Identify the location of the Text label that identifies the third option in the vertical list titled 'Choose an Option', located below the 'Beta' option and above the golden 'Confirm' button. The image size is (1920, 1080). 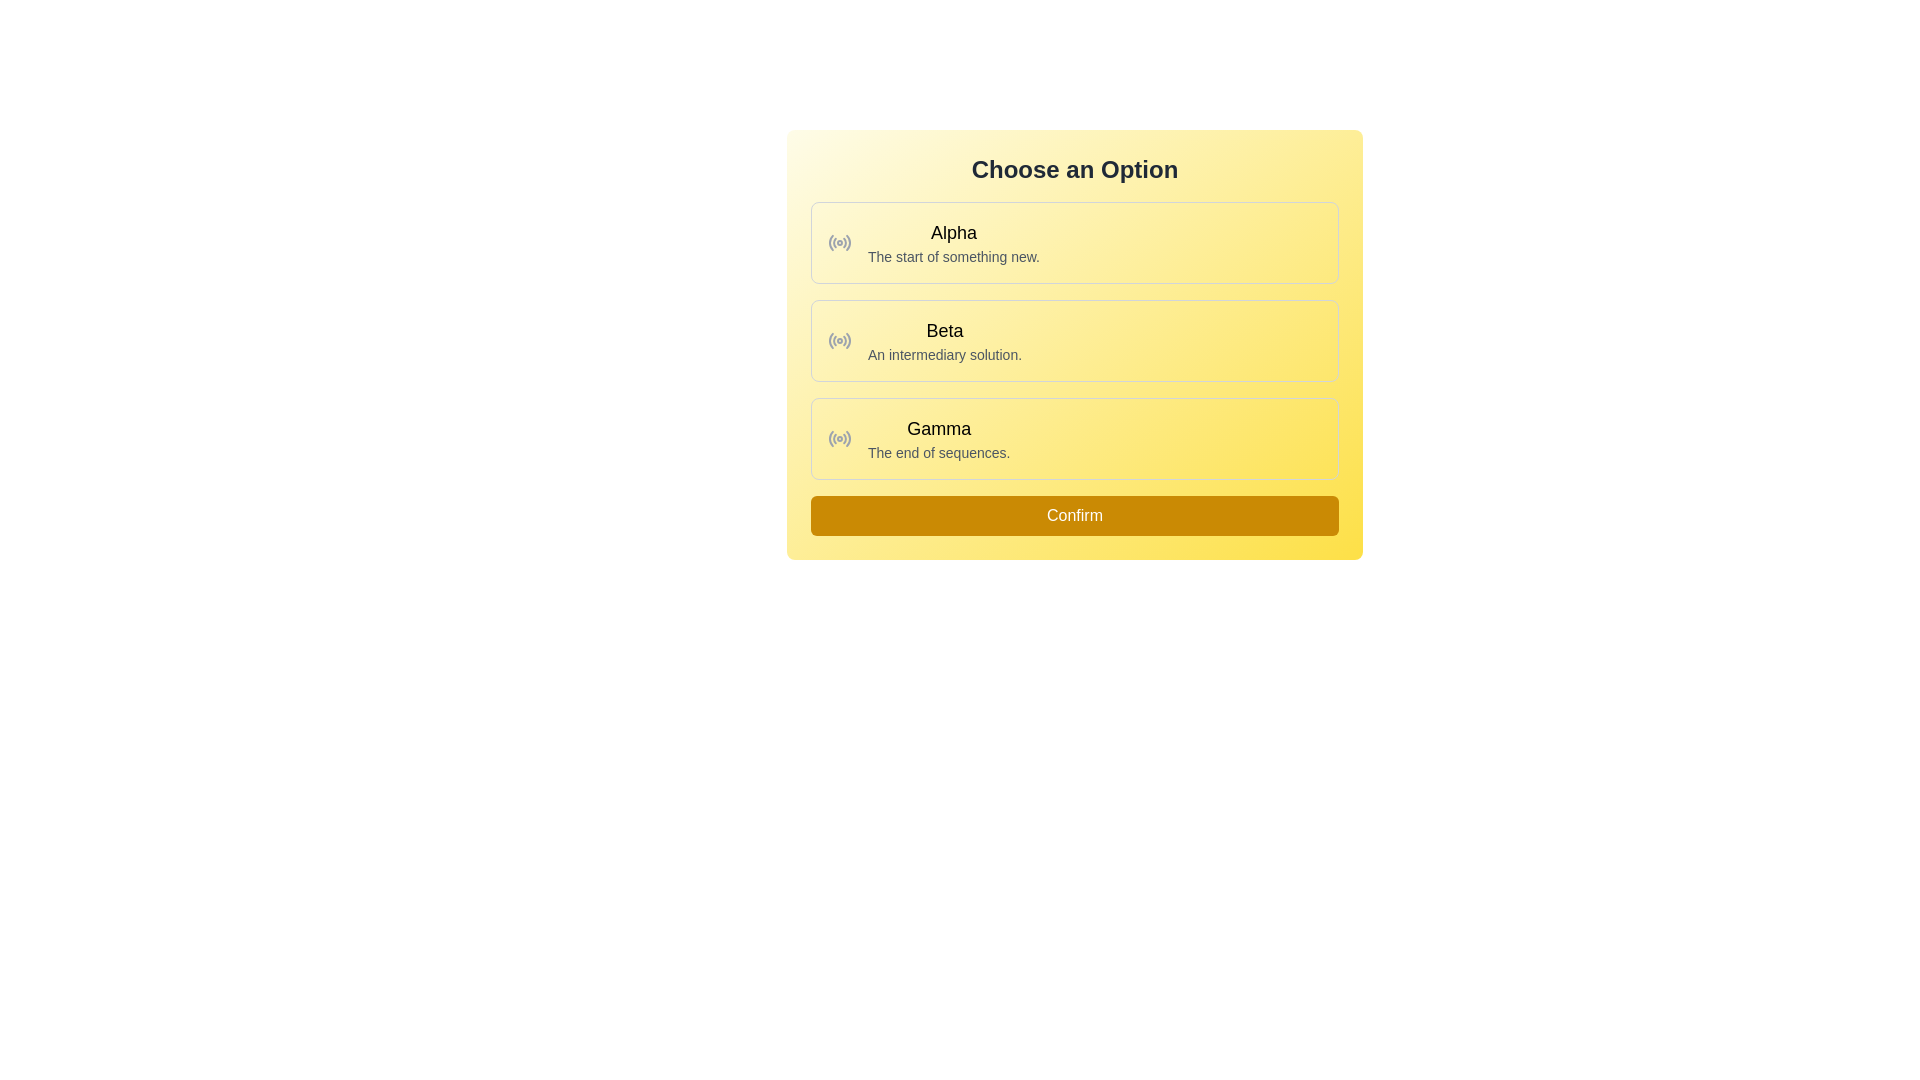
(938, 427).